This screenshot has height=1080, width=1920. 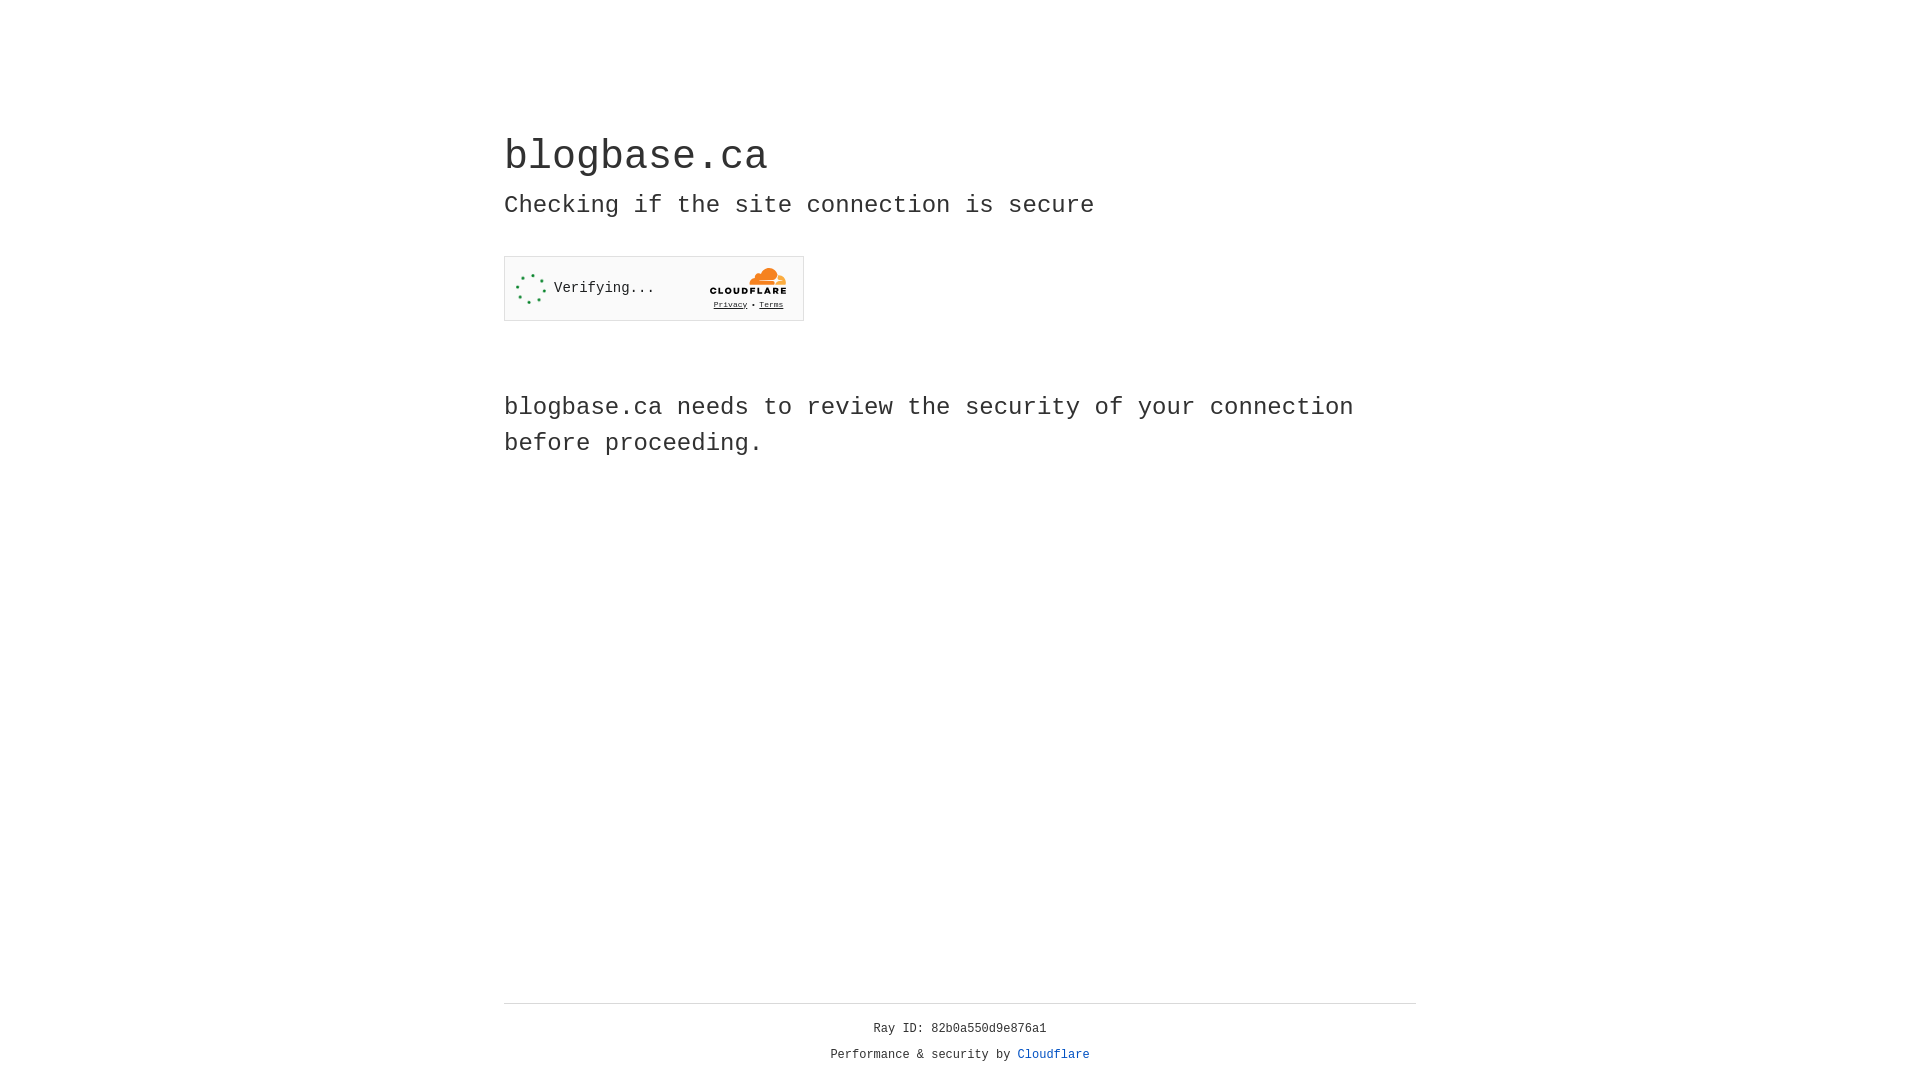 What do you see at coordinates (1053, 1054) in the screenshot?
I see `'Cloudflare'` at bounding box center [1053, 1054].